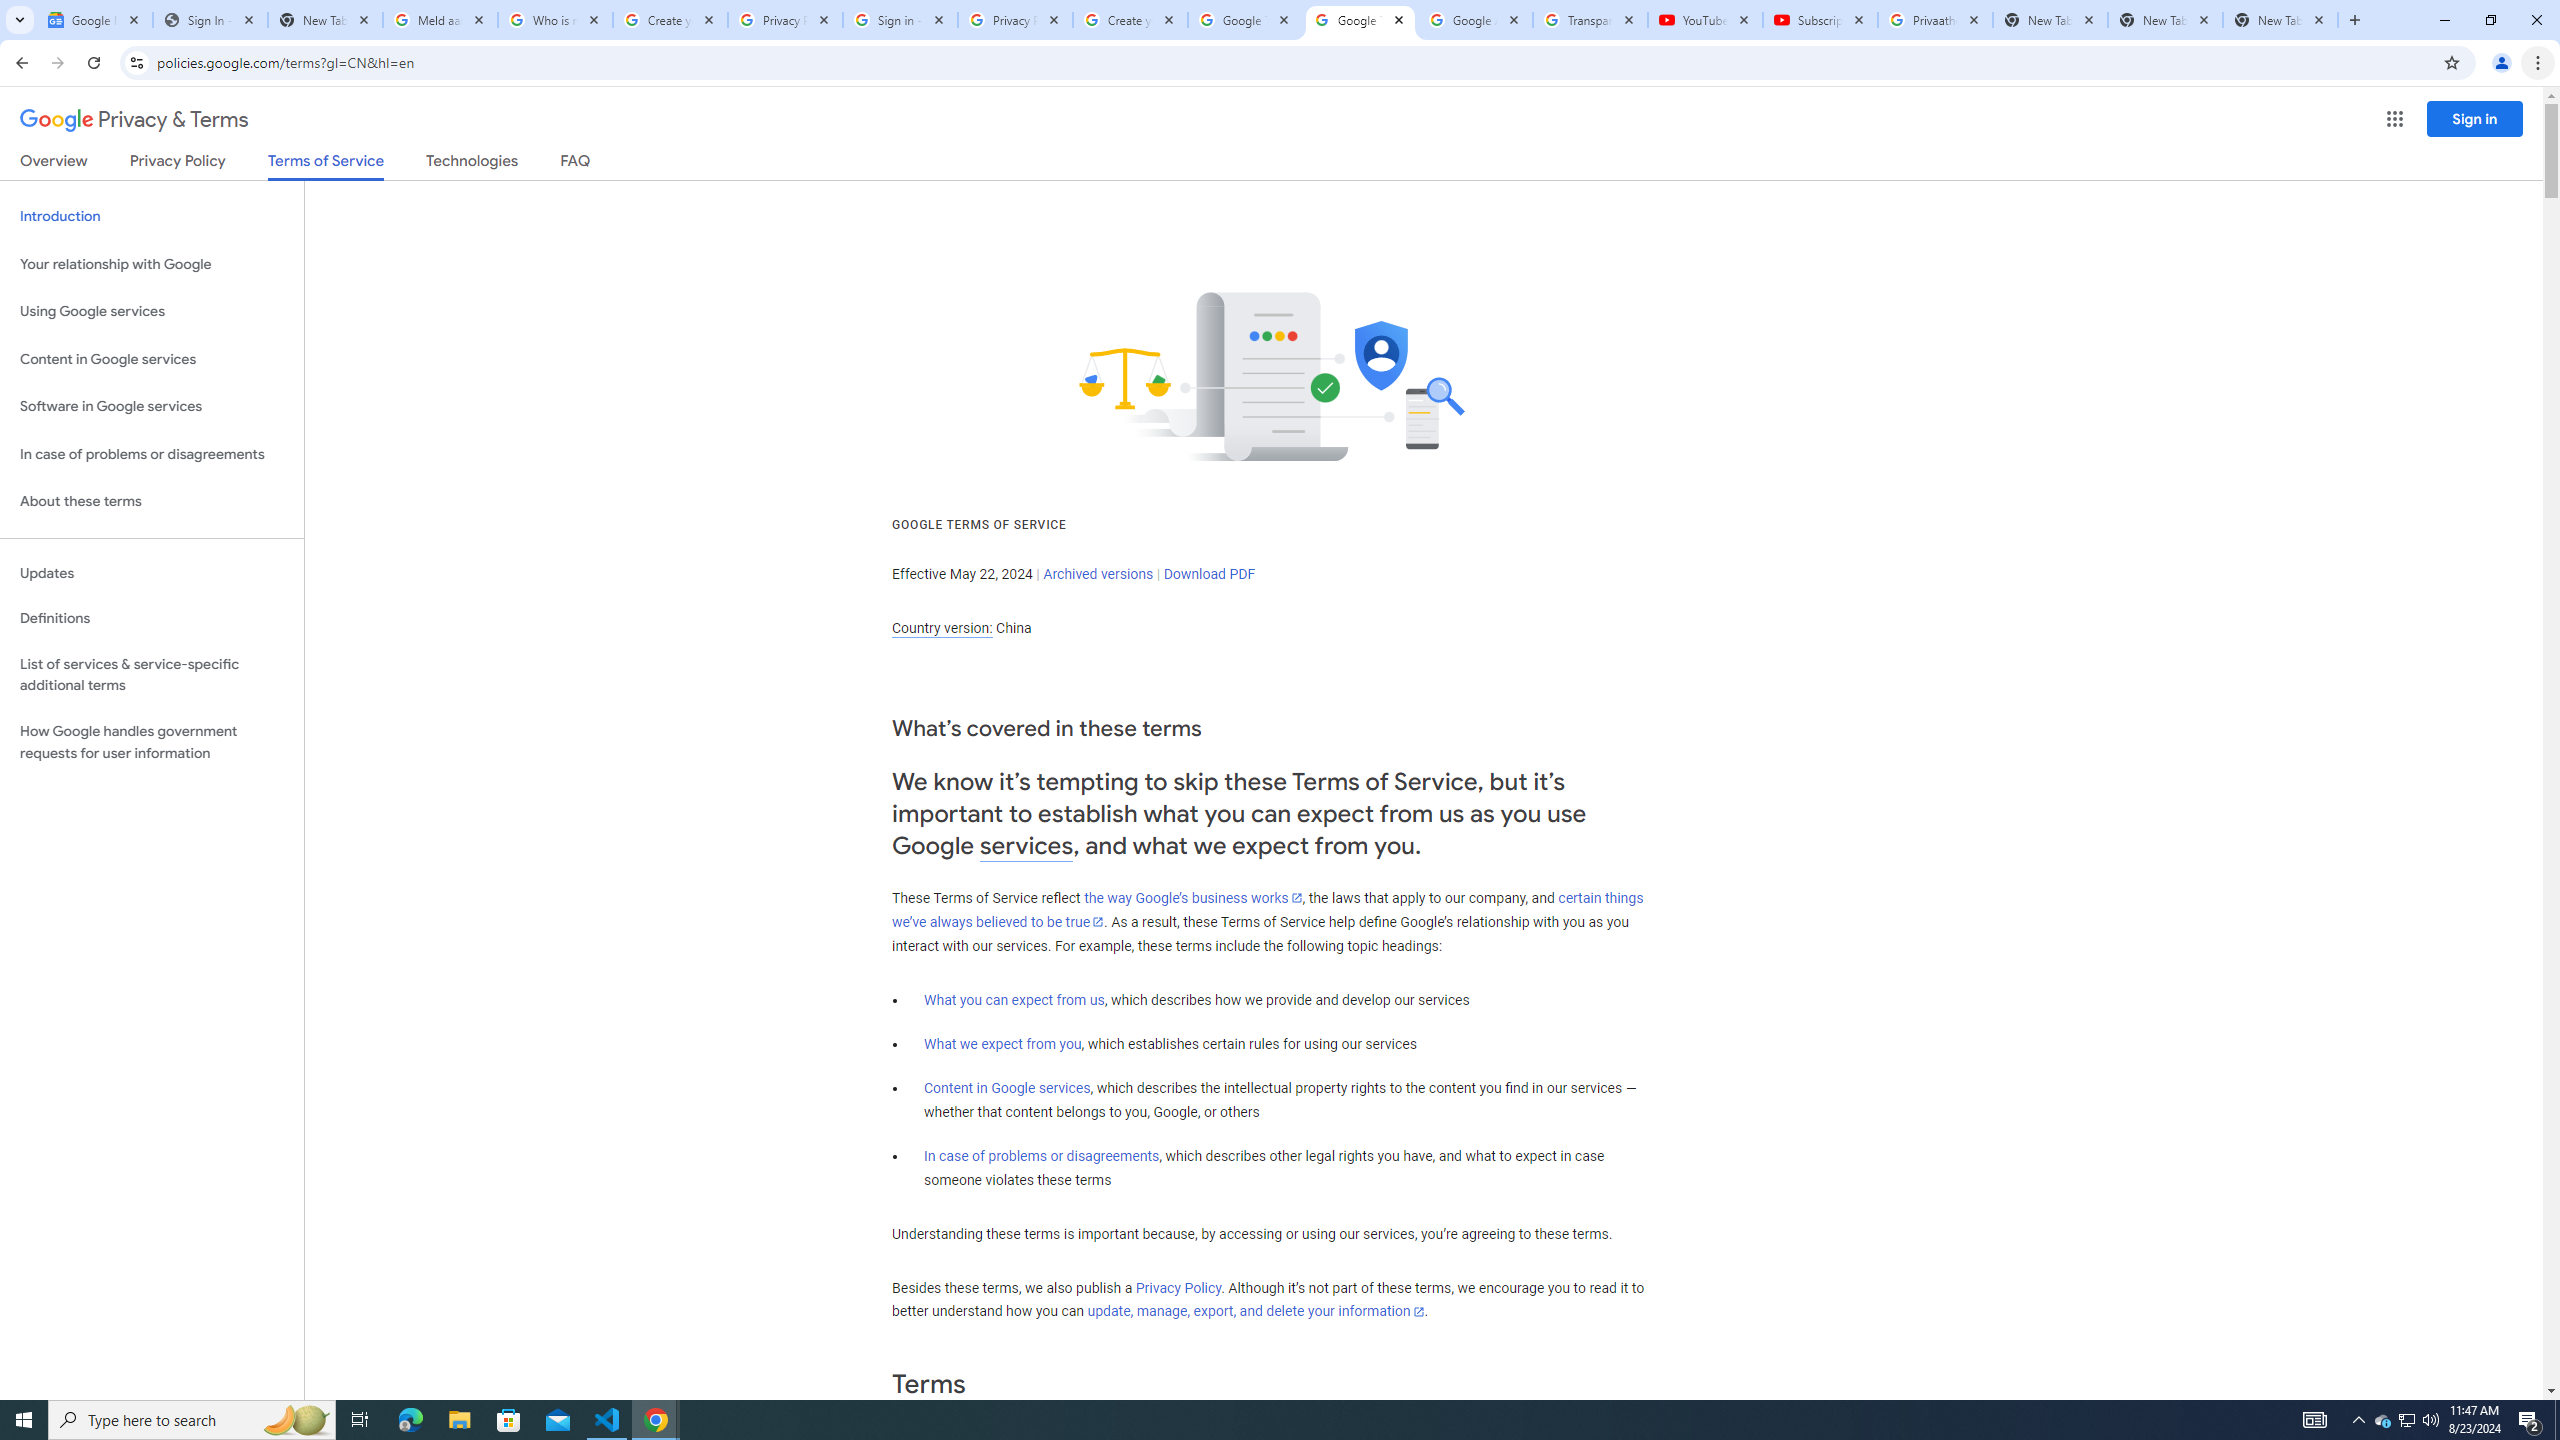 This screenshot has height=1440, width=2560. I want to click on 'Using Google services', so click(151, 310).